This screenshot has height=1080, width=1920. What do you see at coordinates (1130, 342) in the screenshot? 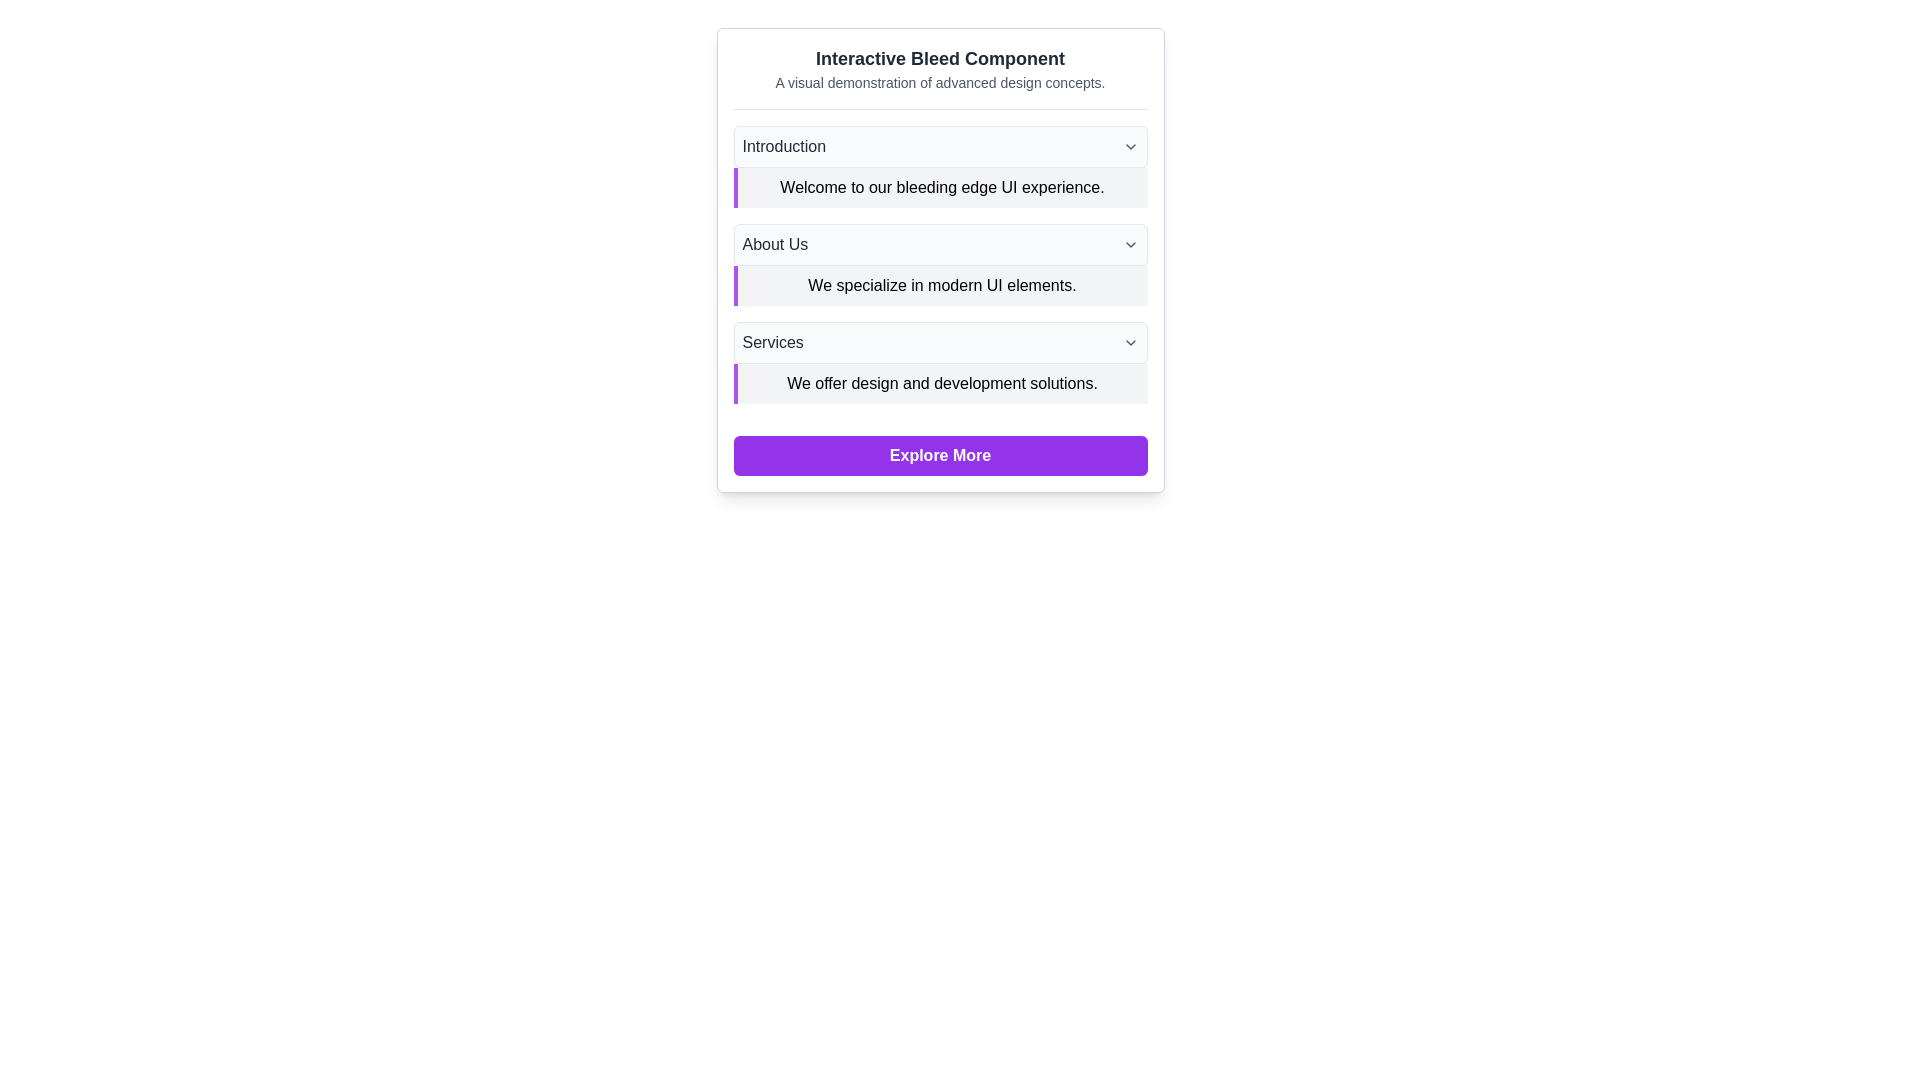
I see `the downward-pointing gray chevron icon located to the right of the 'Services' label` at bounding box center [1130, 342].